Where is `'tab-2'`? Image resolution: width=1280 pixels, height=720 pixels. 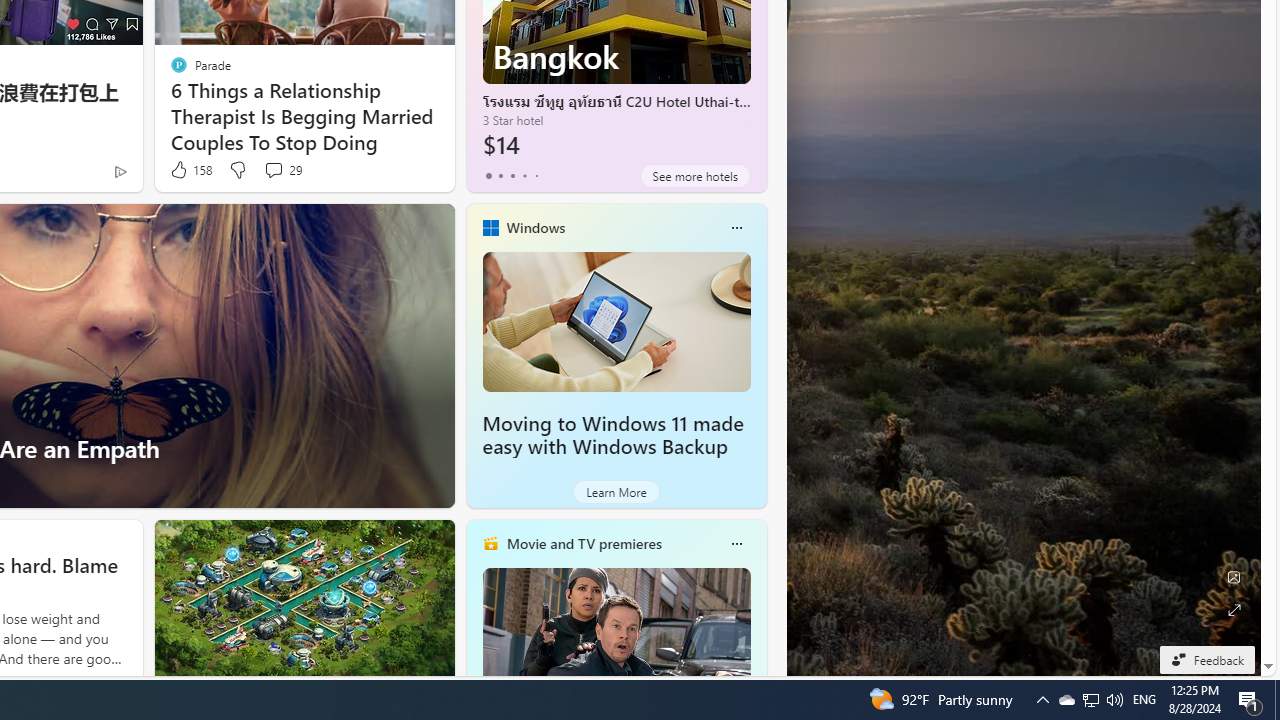
'tab-2' is located at coordinates (512, 175).